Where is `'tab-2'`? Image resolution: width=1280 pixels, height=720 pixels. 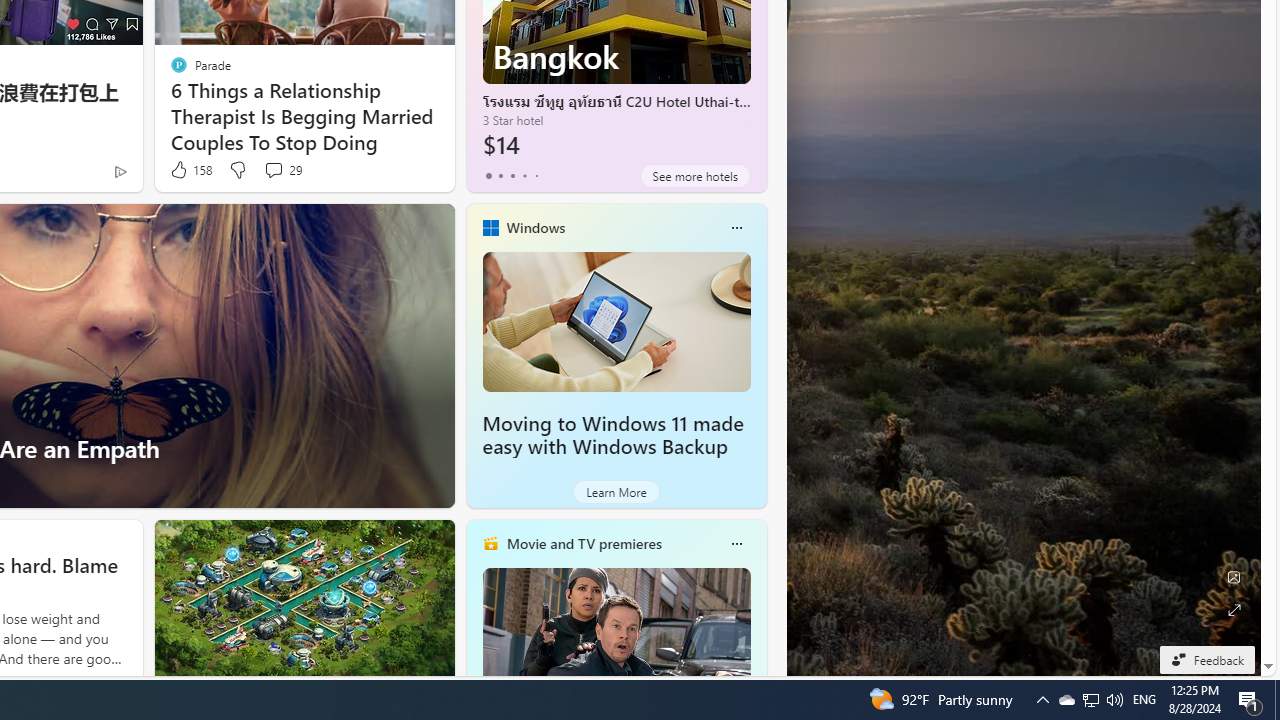
'tab-2' is located at coordinates (512, 175).